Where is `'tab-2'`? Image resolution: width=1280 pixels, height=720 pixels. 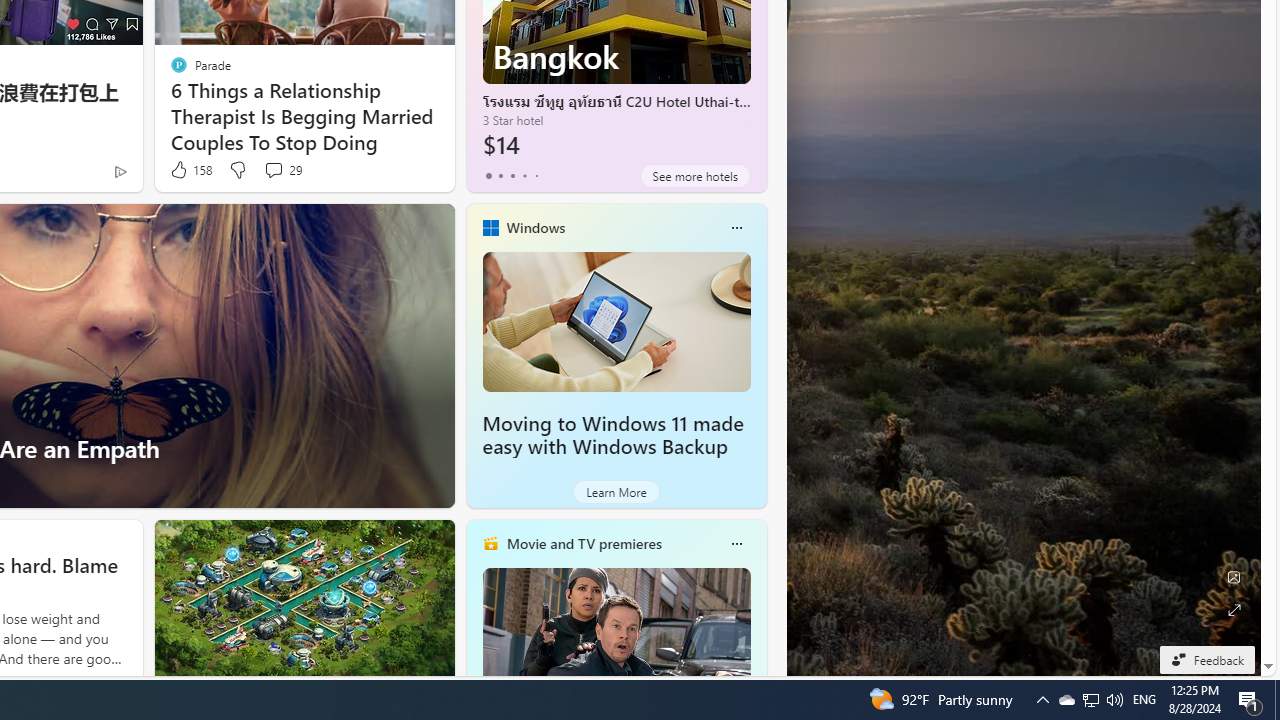
'tab-2' is located at coordinates (512, 175).